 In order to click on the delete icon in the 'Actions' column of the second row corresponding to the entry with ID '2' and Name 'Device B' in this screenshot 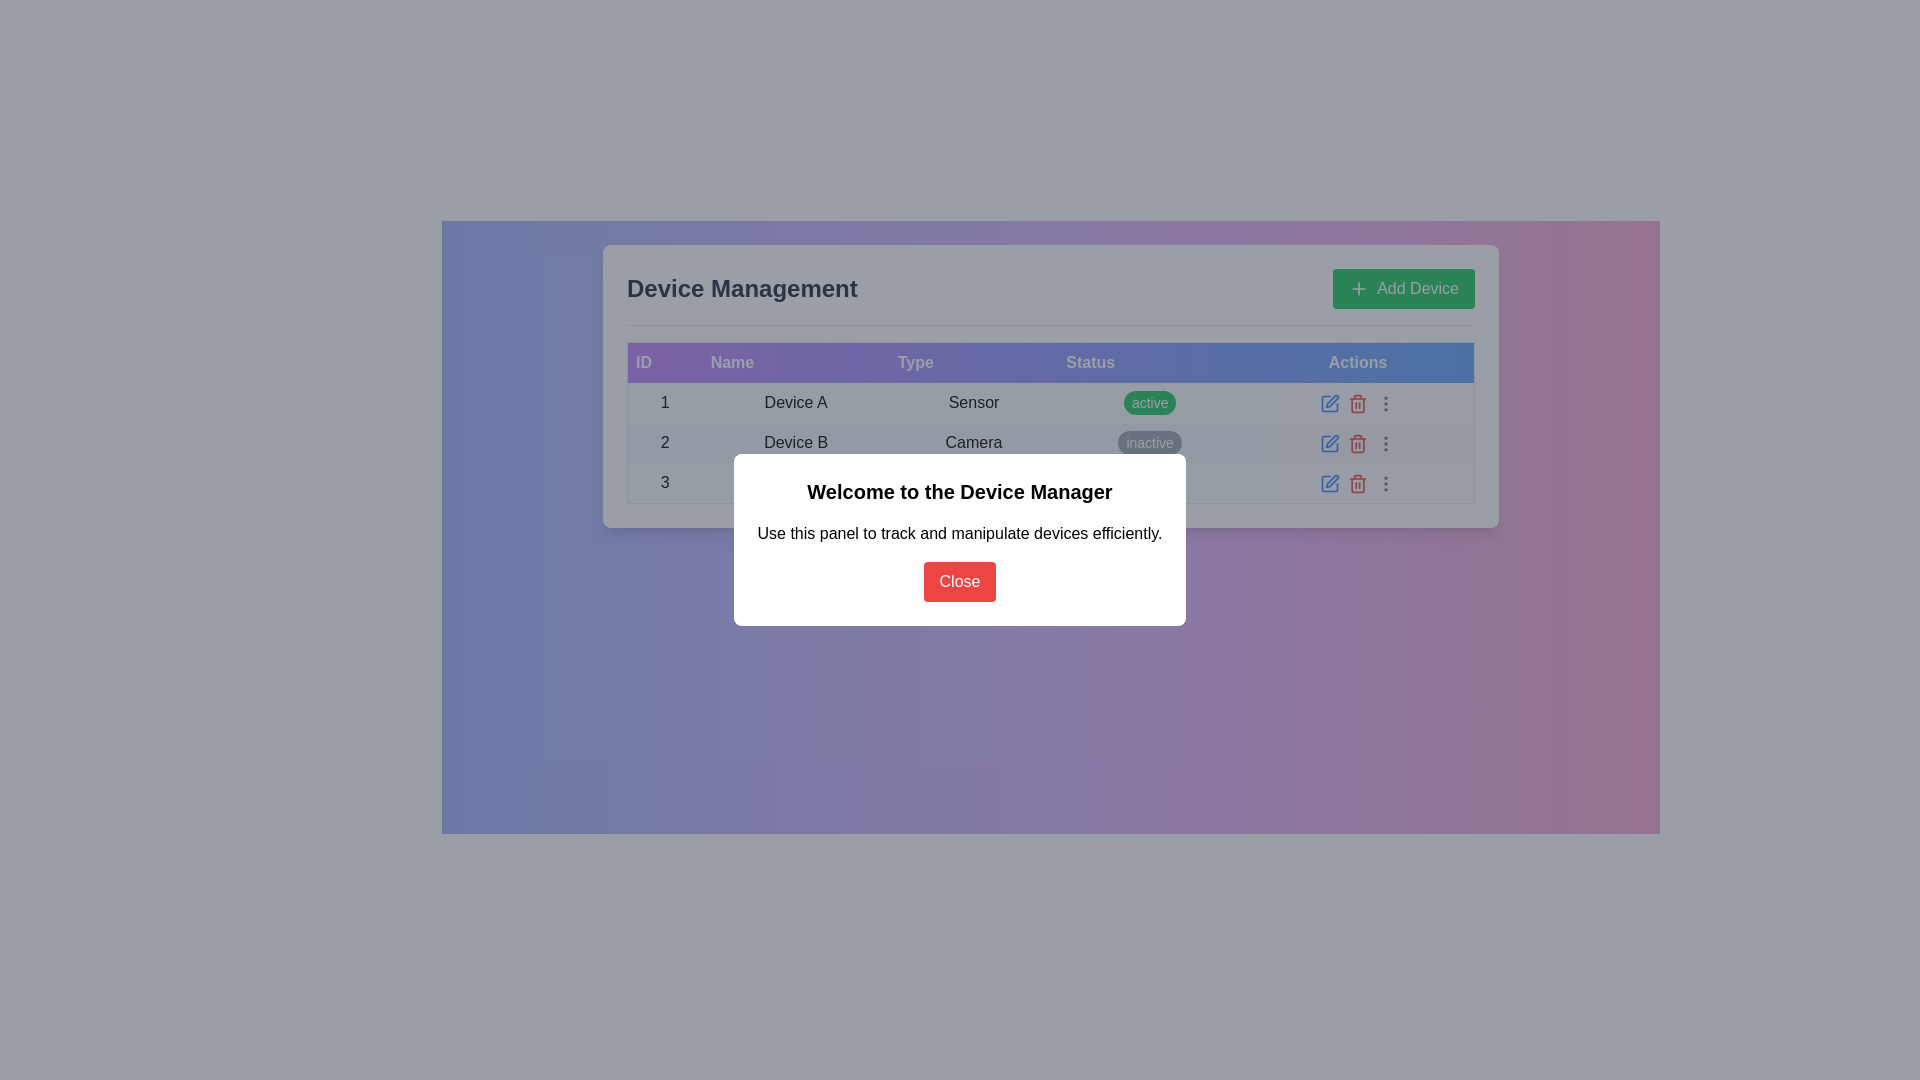, I will do `click(1358, 442)`.